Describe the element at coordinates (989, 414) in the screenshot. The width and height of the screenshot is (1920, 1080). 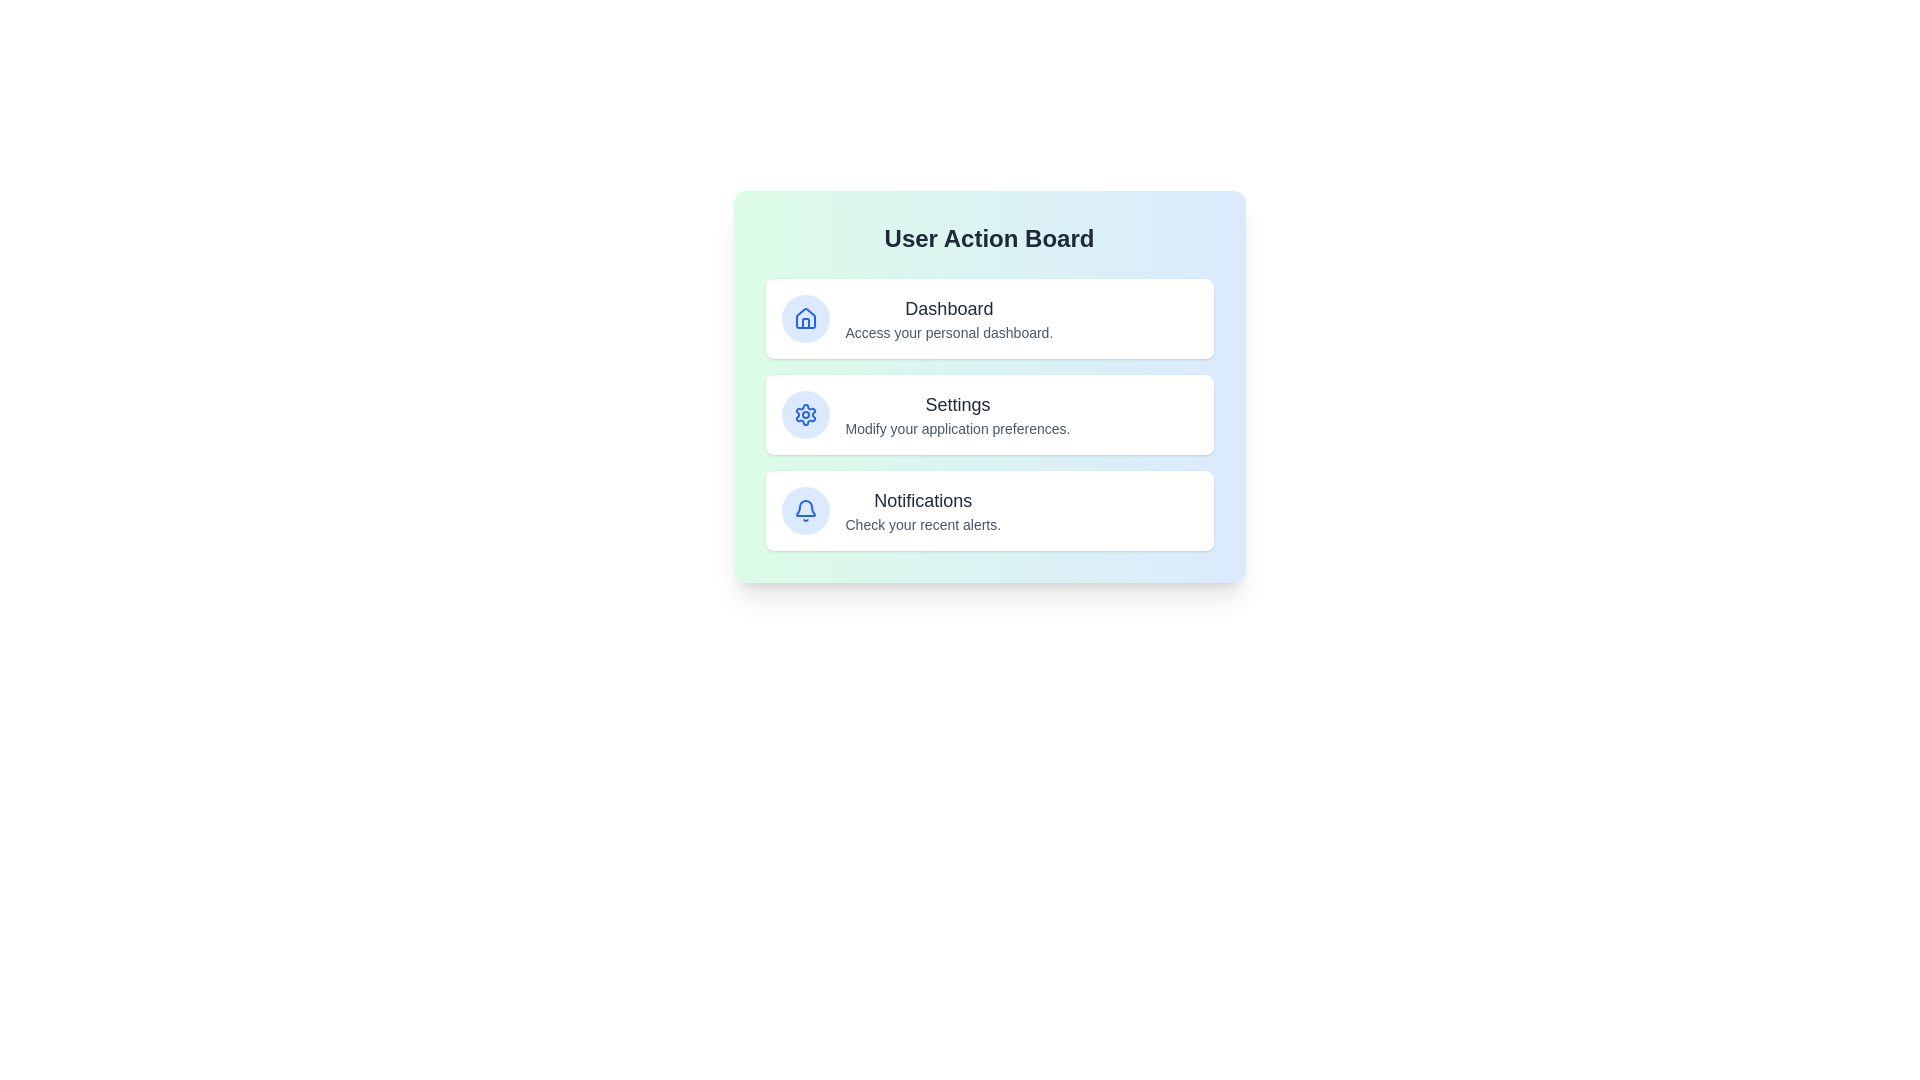
I see `the Settings card to observe its hover effect` at that location.